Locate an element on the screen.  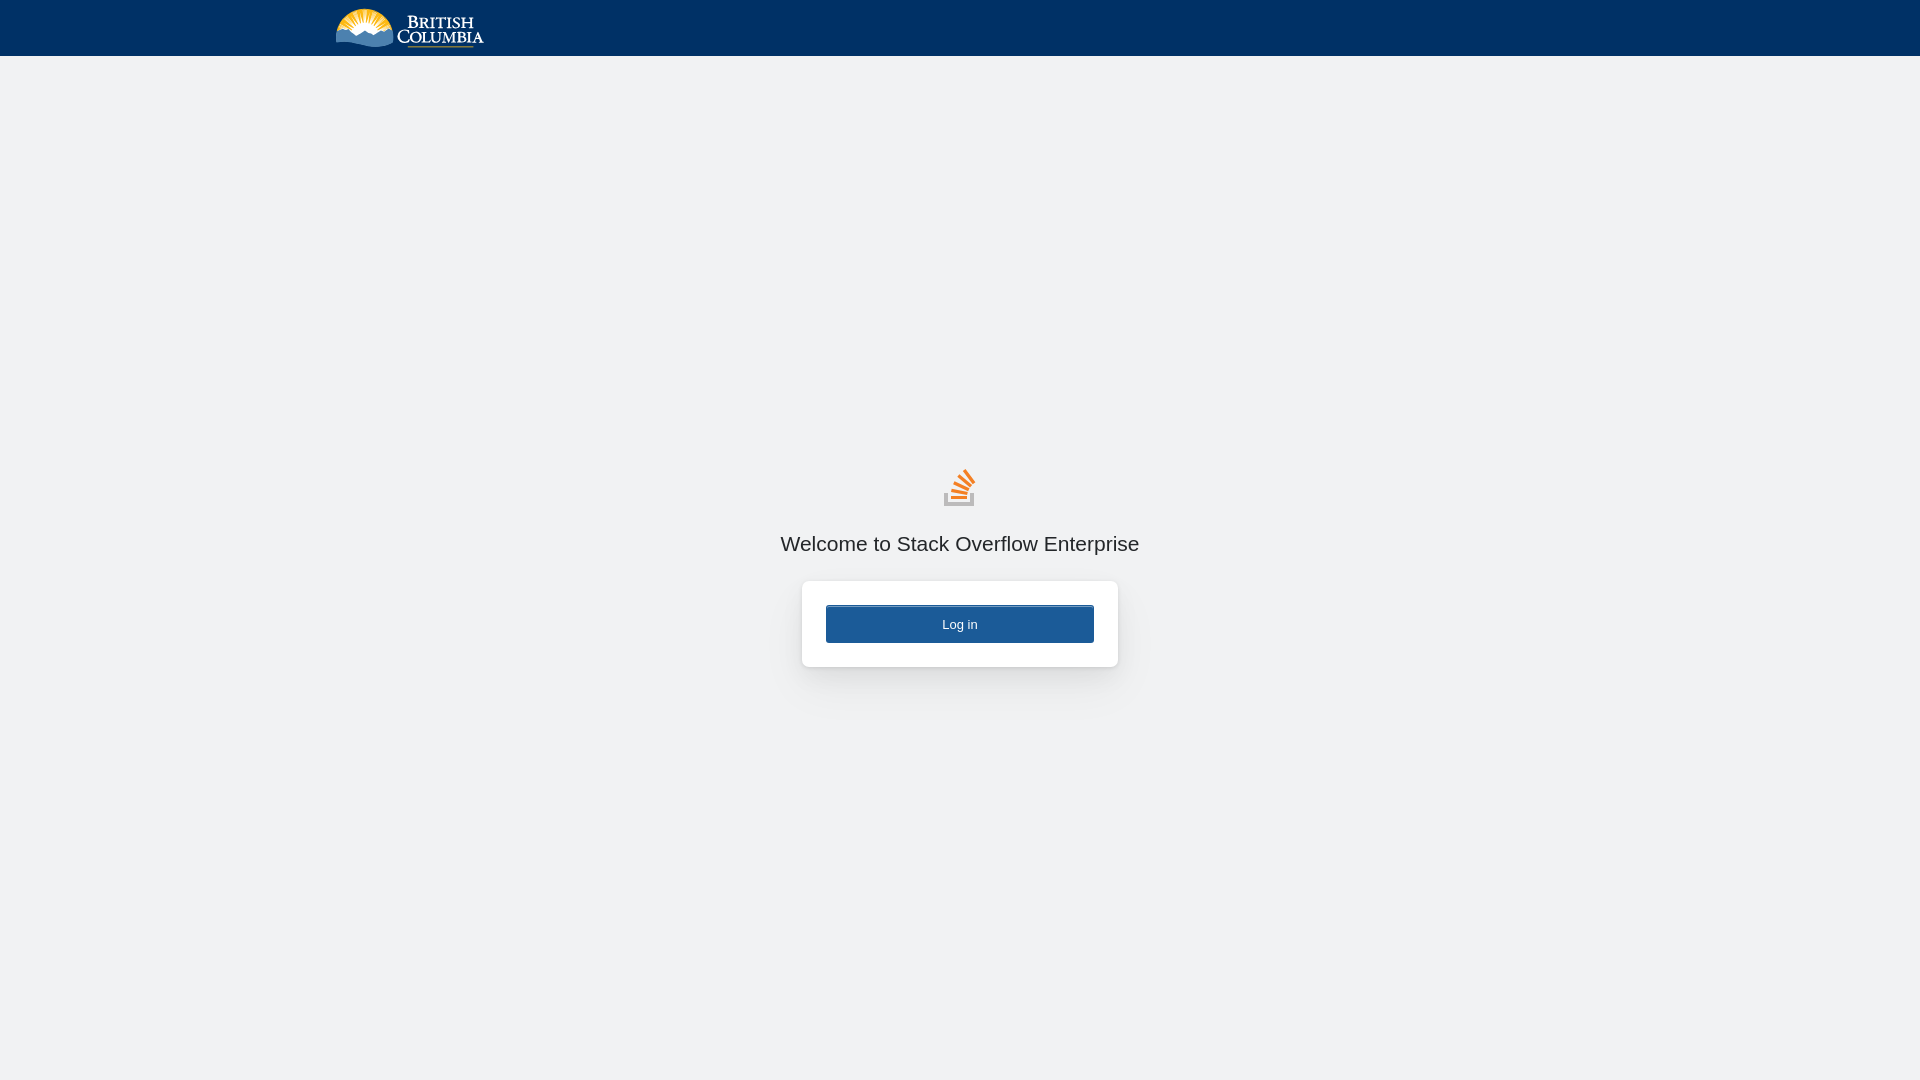
'Log in' is located at coordinates (825, 623).